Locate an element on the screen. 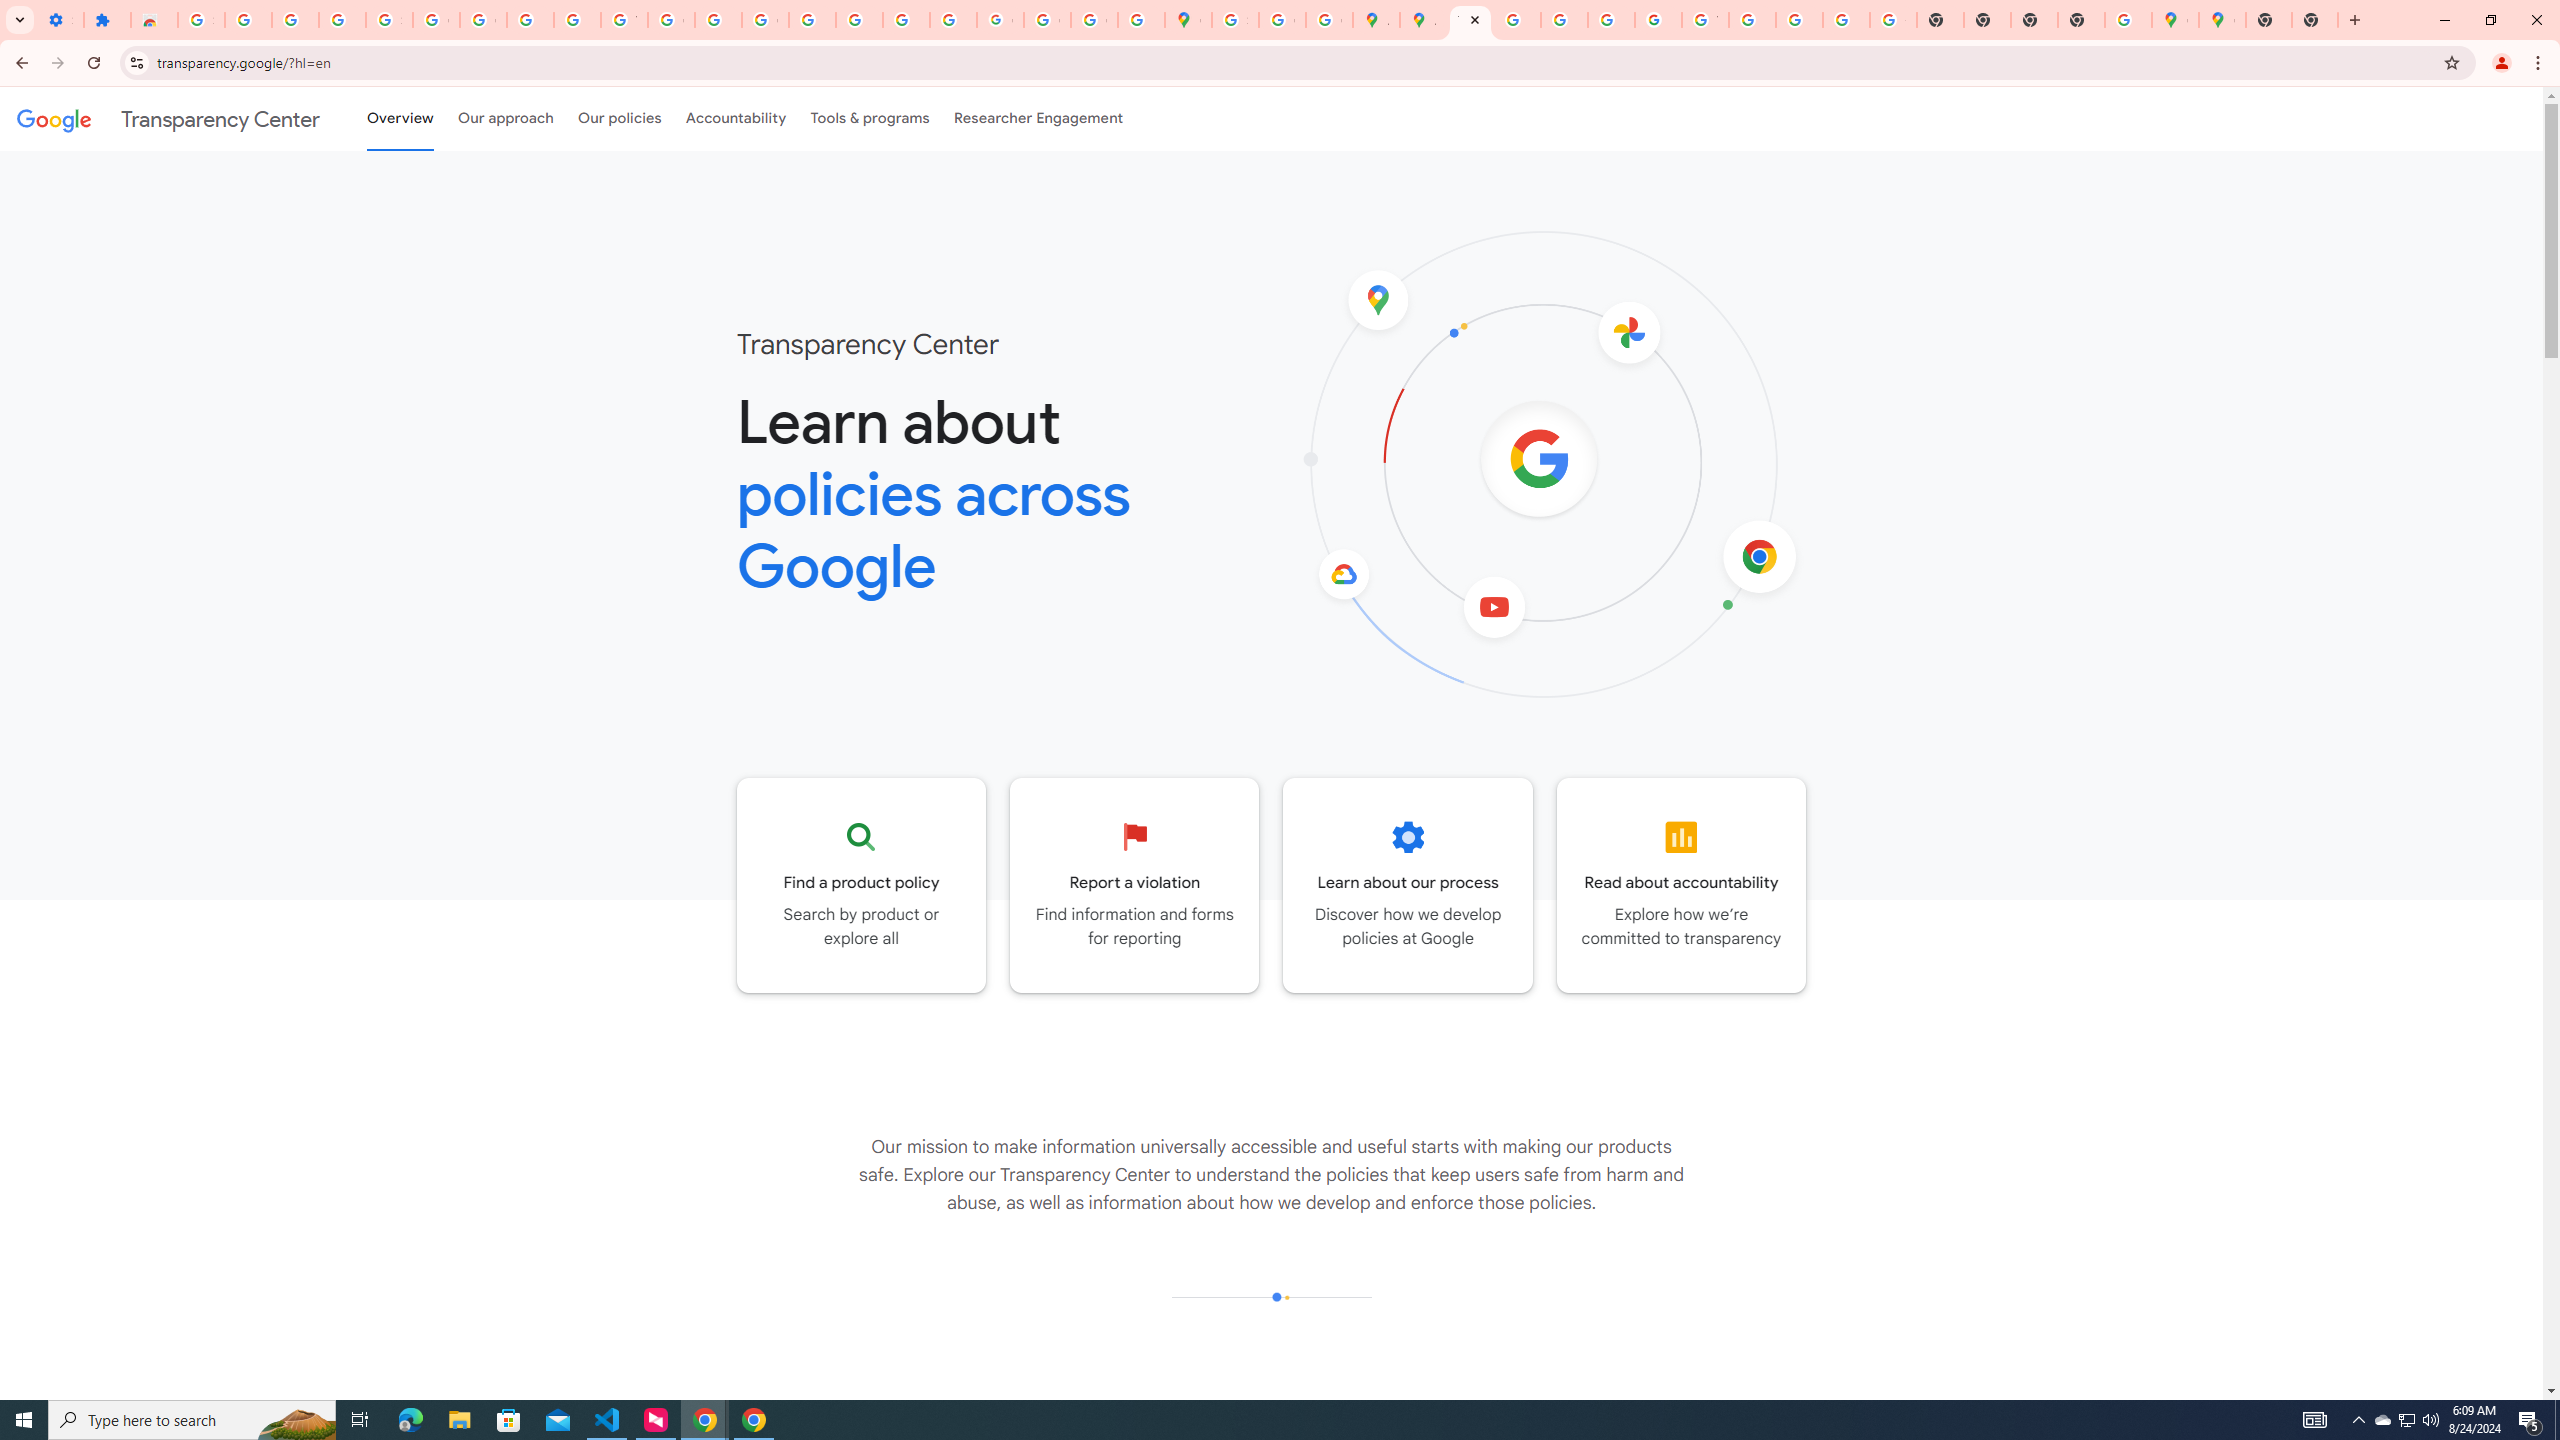 Image resolution: width=2560 pixels, height=1440 pixels. 'Delete photos & videos - Computer - Google Photos Help' is located at coordinates (248, 19).